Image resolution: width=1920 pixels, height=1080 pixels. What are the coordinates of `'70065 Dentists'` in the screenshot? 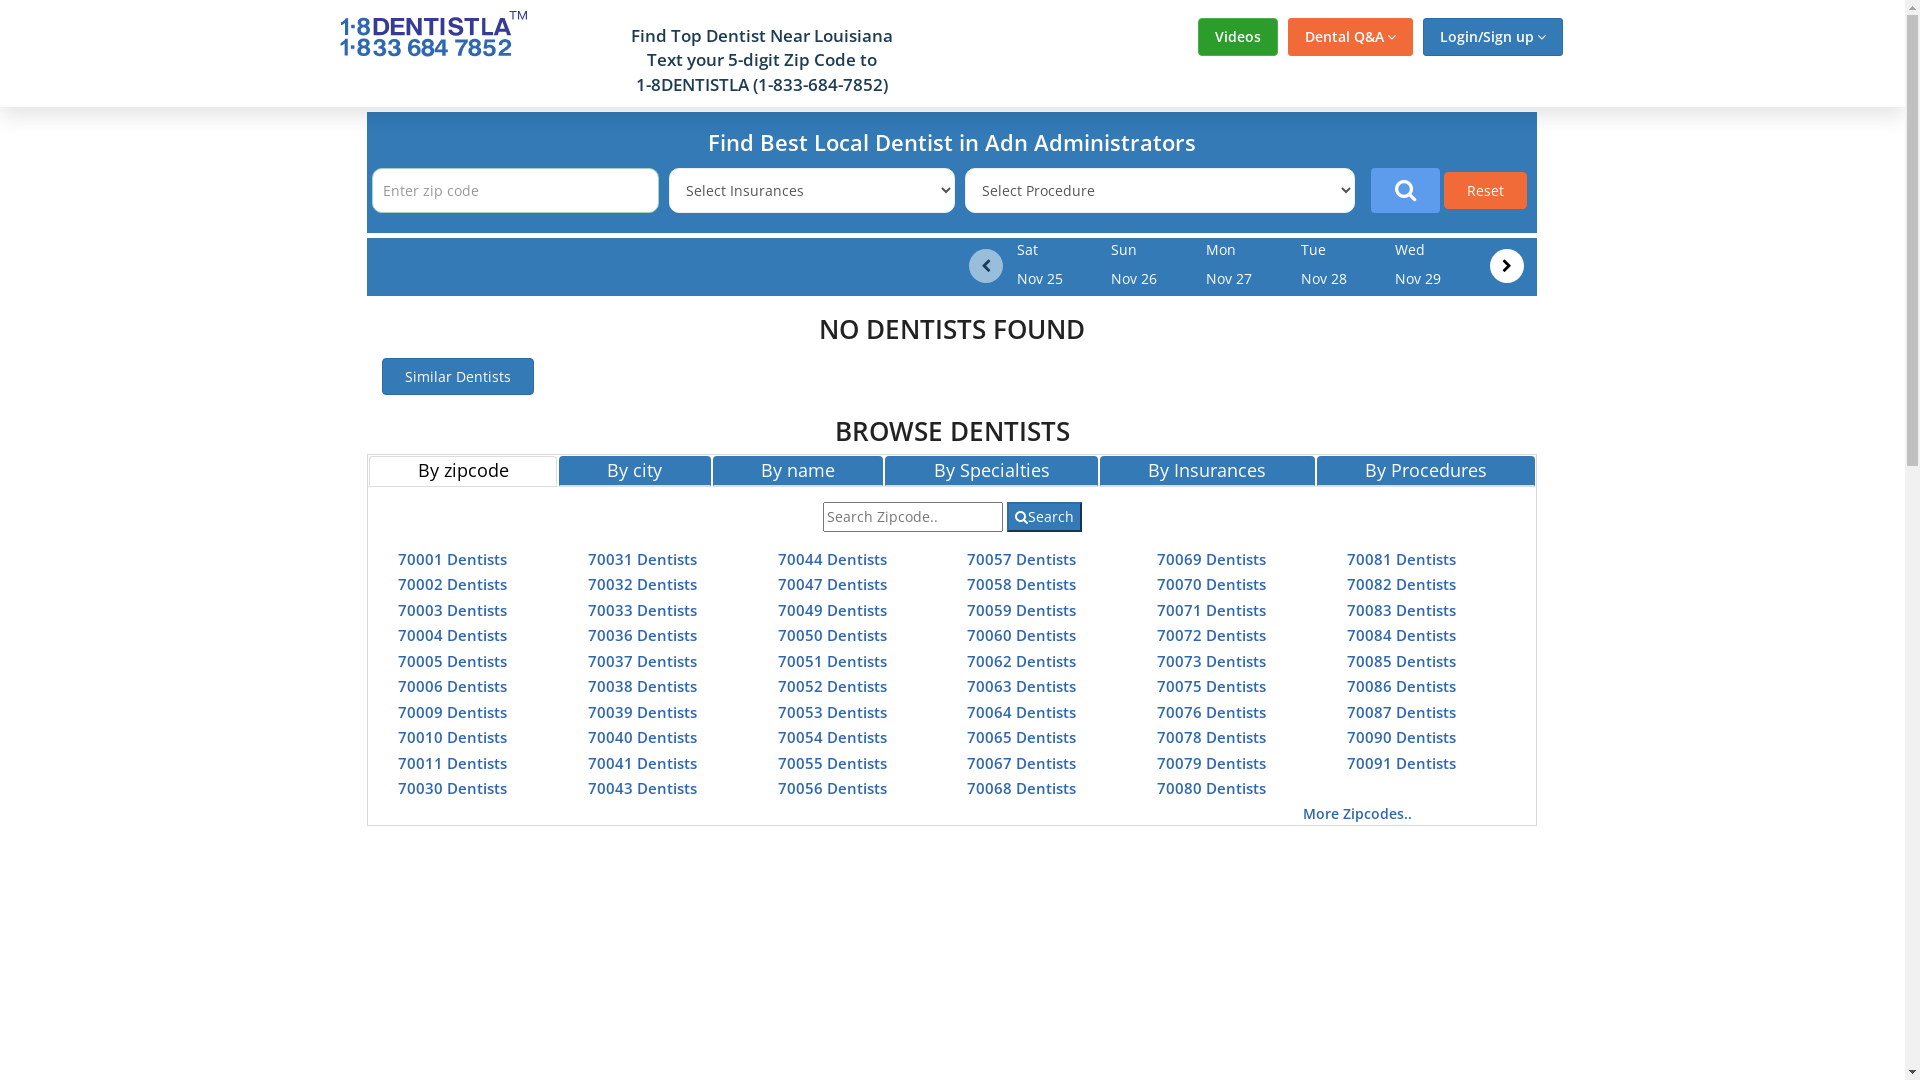 It's located at (1021, 736).